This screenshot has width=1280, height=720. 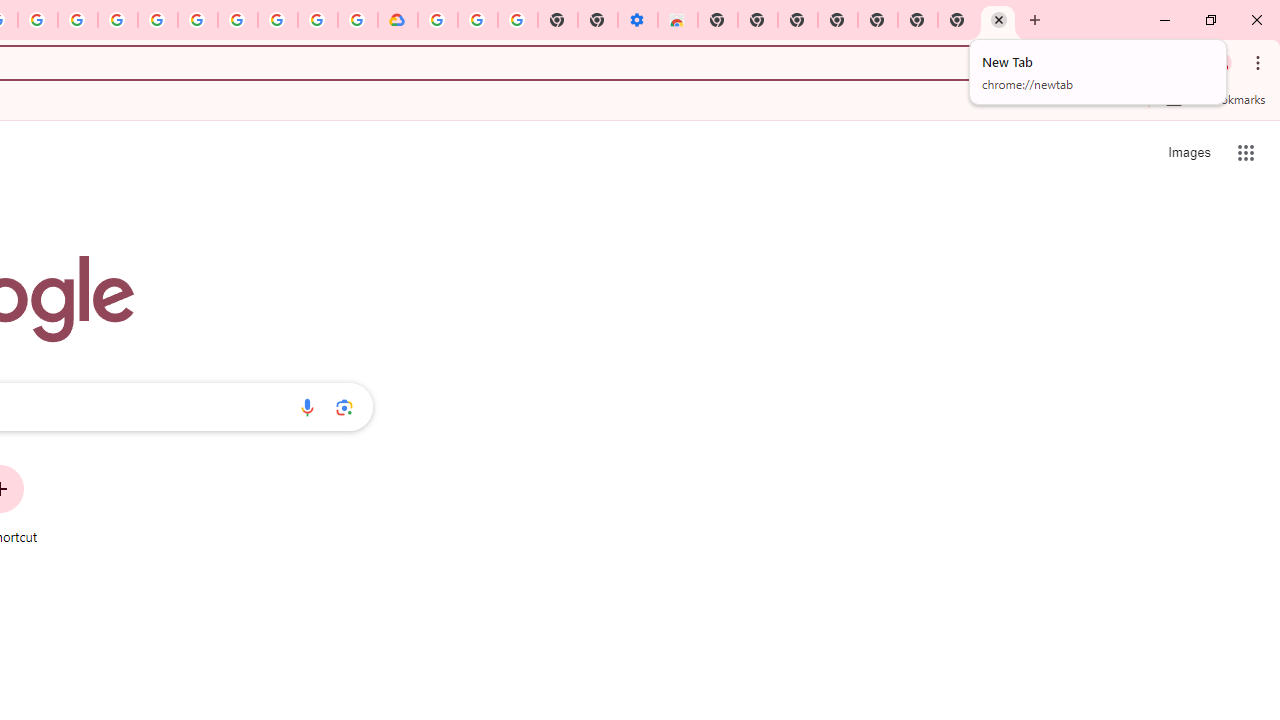 I want to click on 'Google Account Help', so click(x=477, y=20).